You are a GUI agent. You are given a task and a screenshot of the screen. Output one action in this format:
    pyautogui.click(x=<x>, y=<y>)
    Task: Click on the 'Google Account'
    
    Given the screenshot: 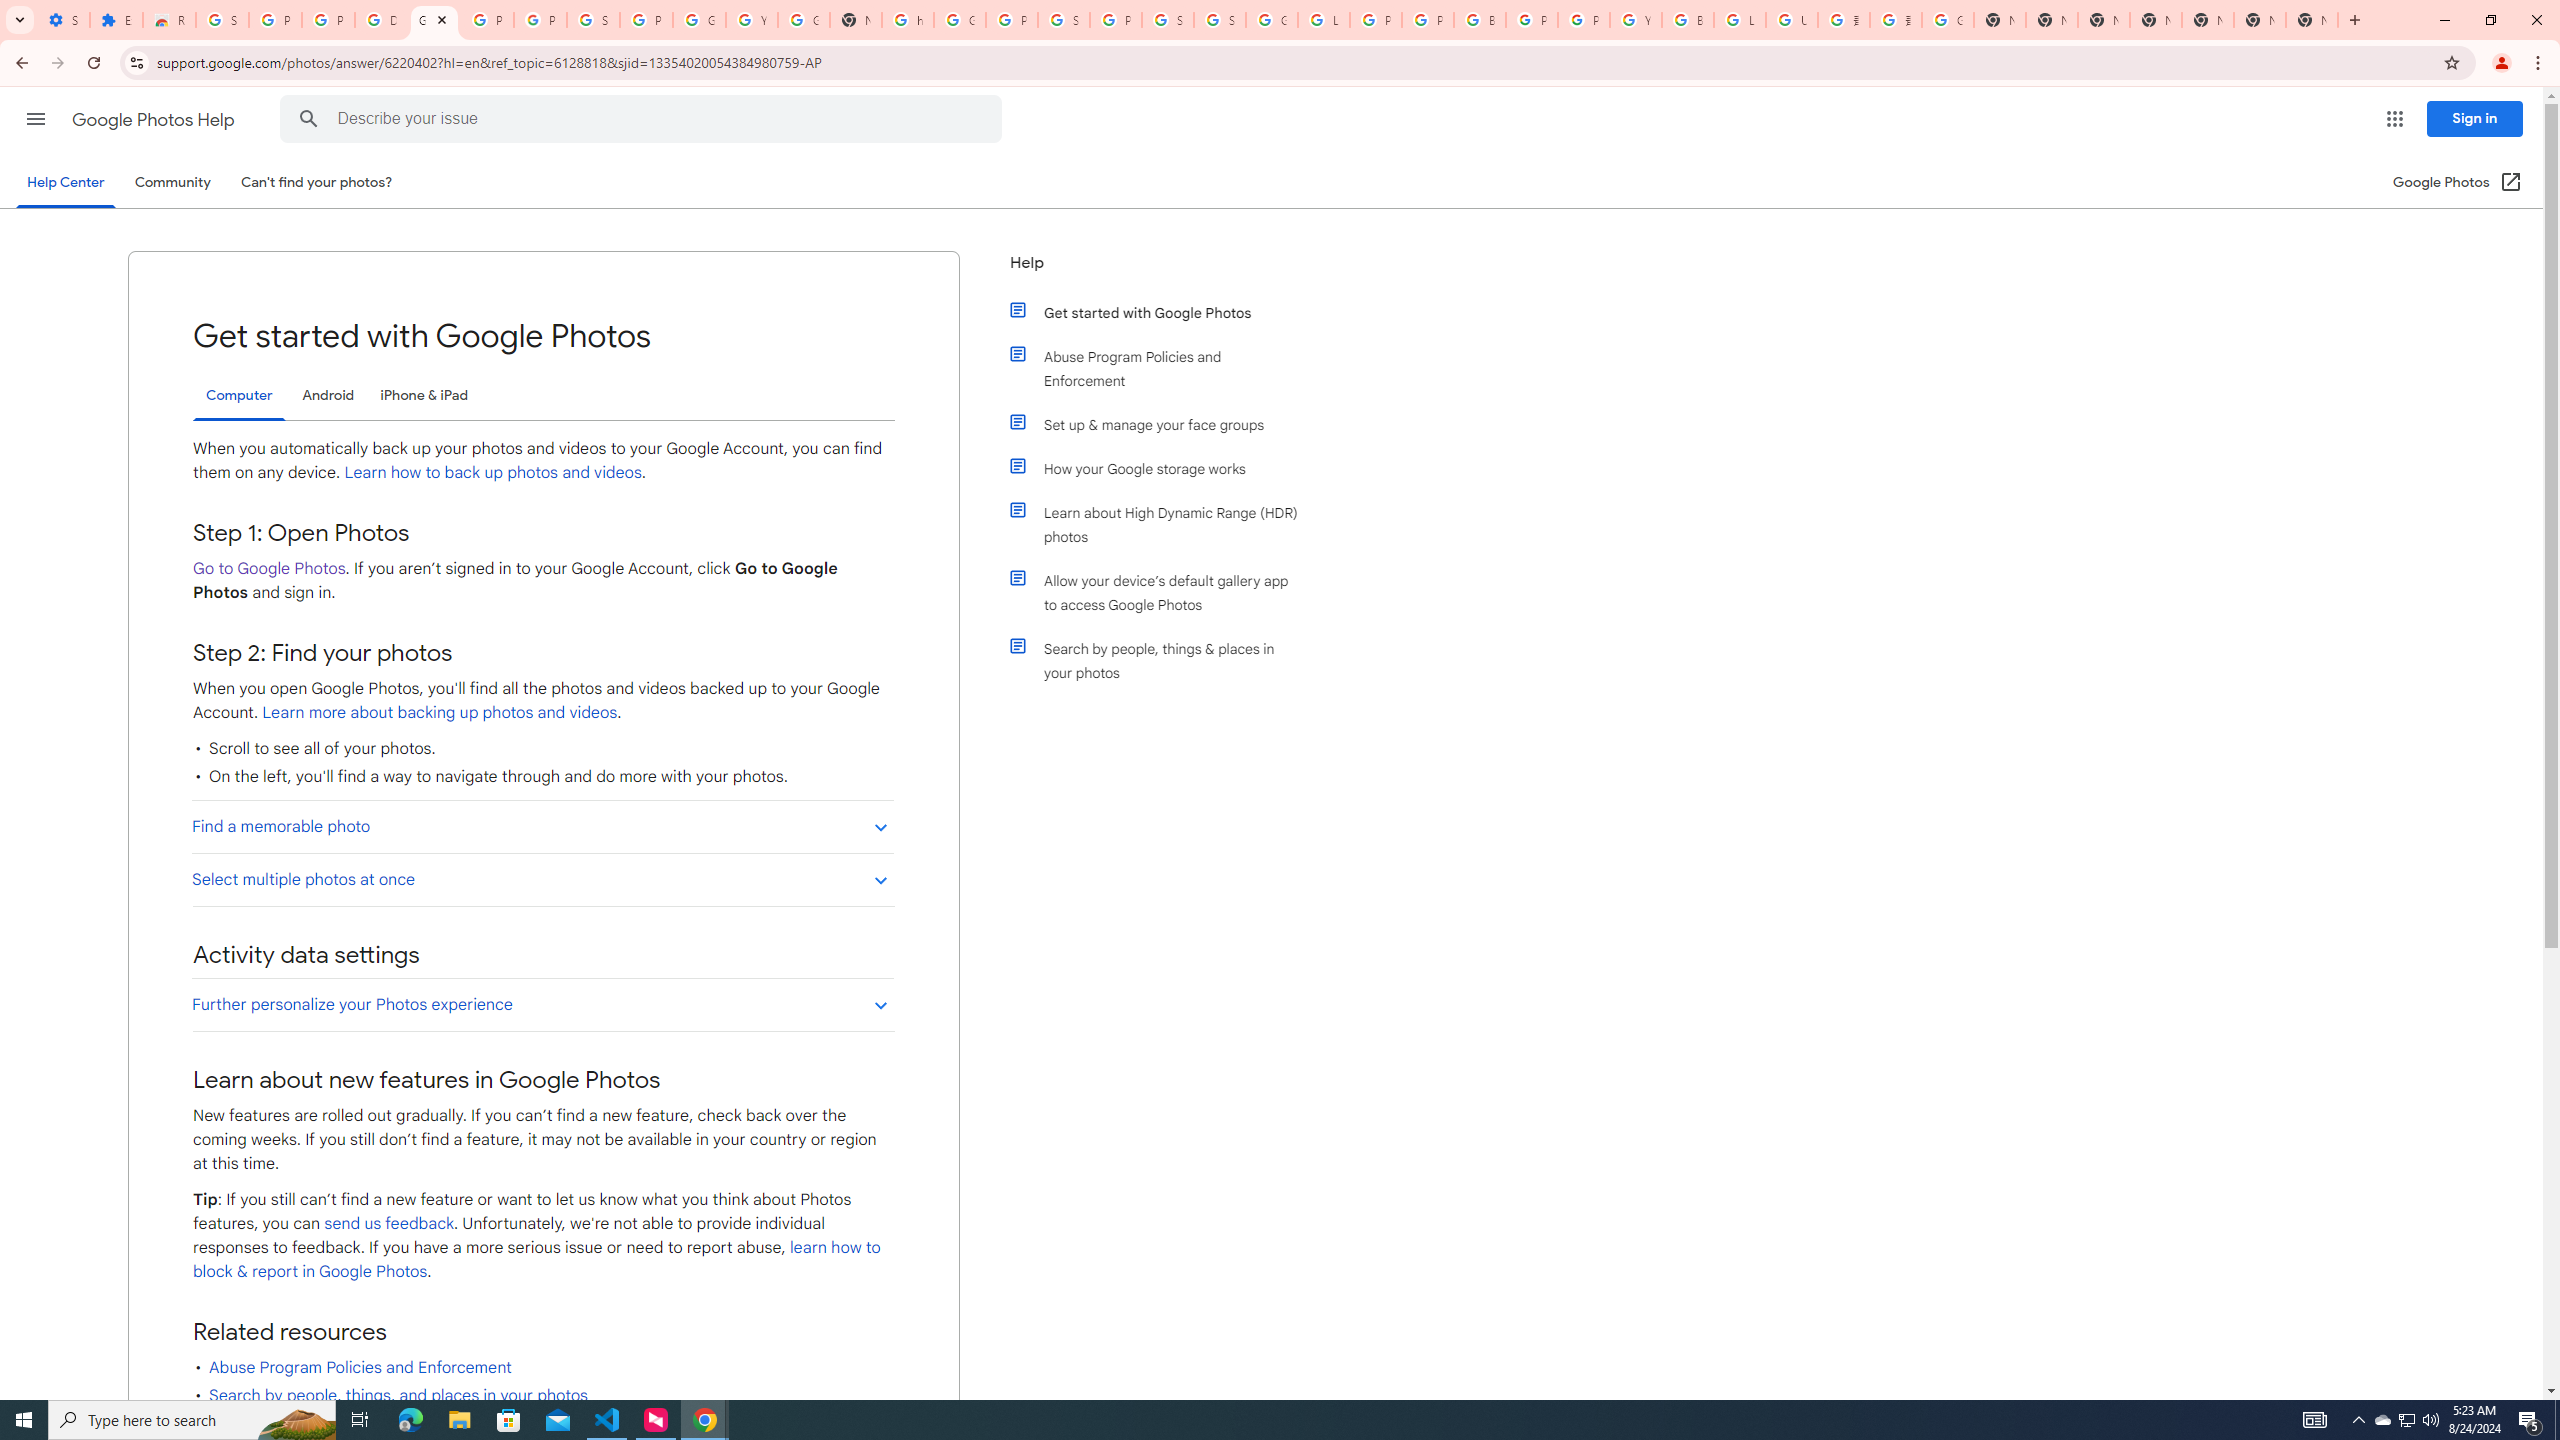 What is the action you would take?
    pyautogui.click(x=697, y=19)
    